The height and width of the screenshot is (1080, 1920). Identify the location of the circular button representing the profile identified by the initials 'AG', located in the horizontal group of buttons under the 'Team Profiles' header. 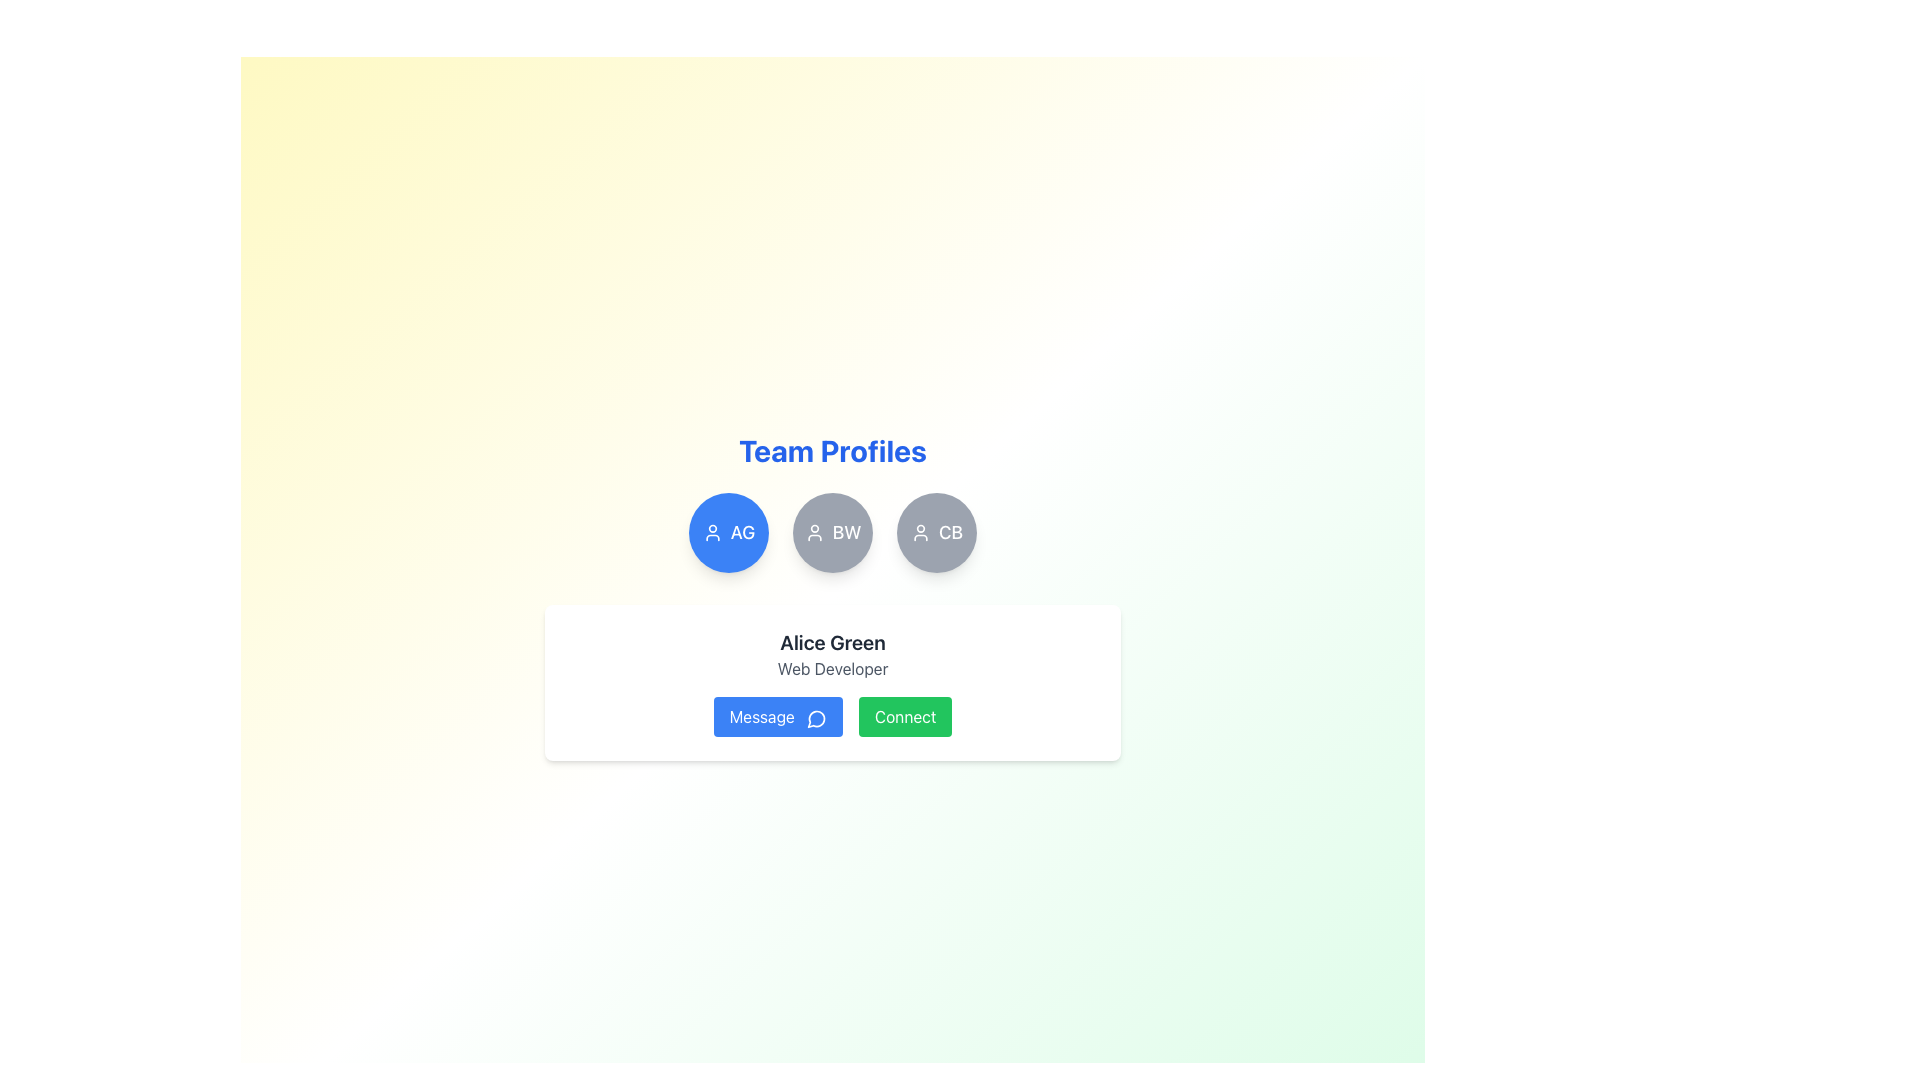
(728, 531).